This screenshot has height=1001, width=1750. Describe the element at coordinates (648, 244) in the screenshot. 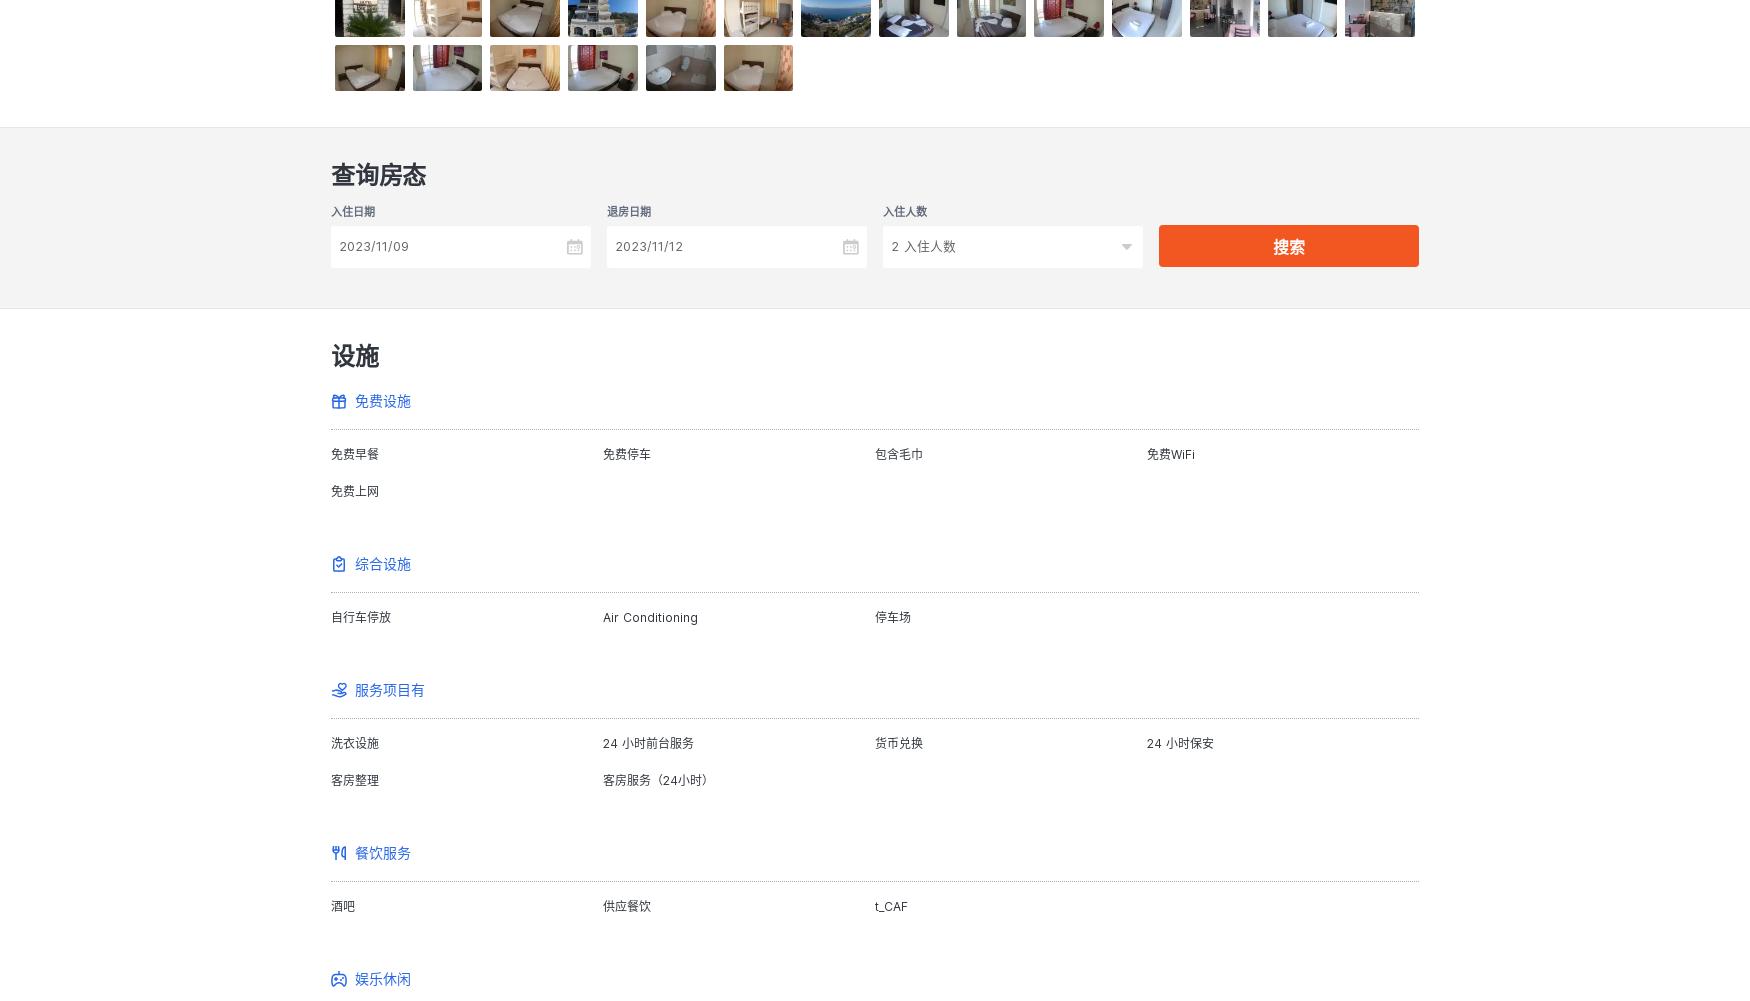

I see `'2023/11/12'` at that location.